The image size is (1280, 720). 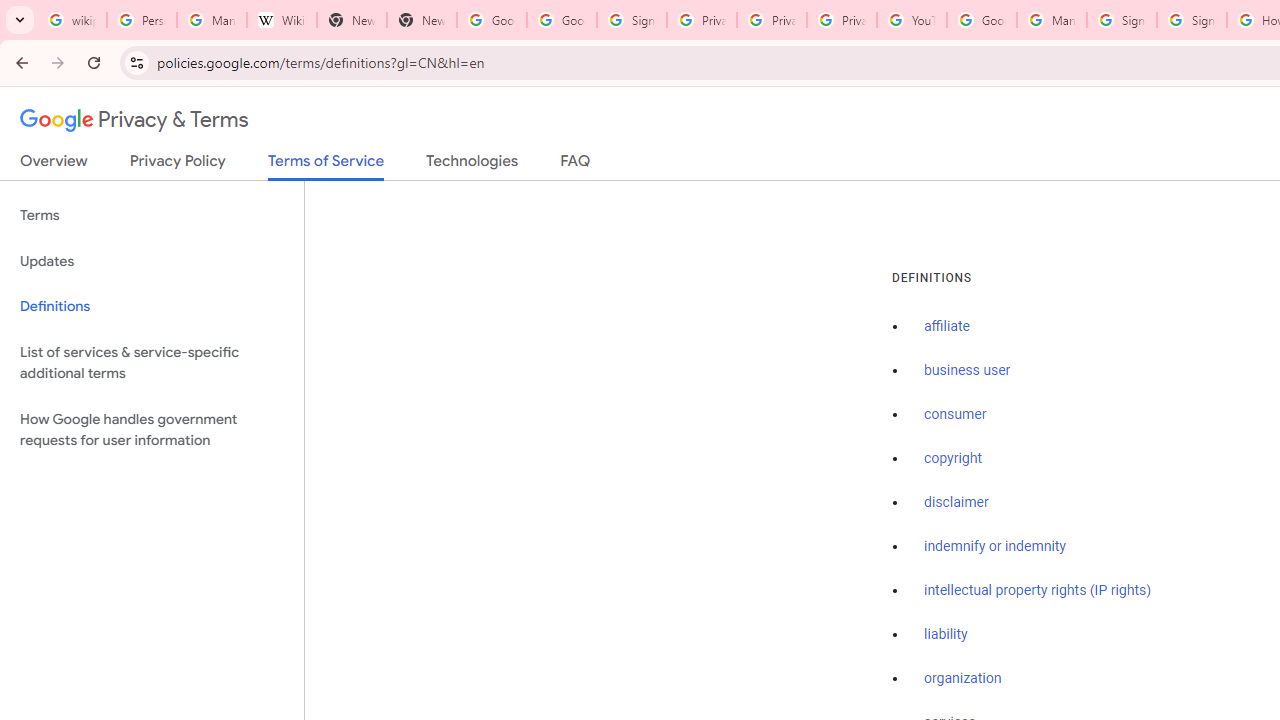 I want to click on 'affiliate', so click(x=946, y=326).